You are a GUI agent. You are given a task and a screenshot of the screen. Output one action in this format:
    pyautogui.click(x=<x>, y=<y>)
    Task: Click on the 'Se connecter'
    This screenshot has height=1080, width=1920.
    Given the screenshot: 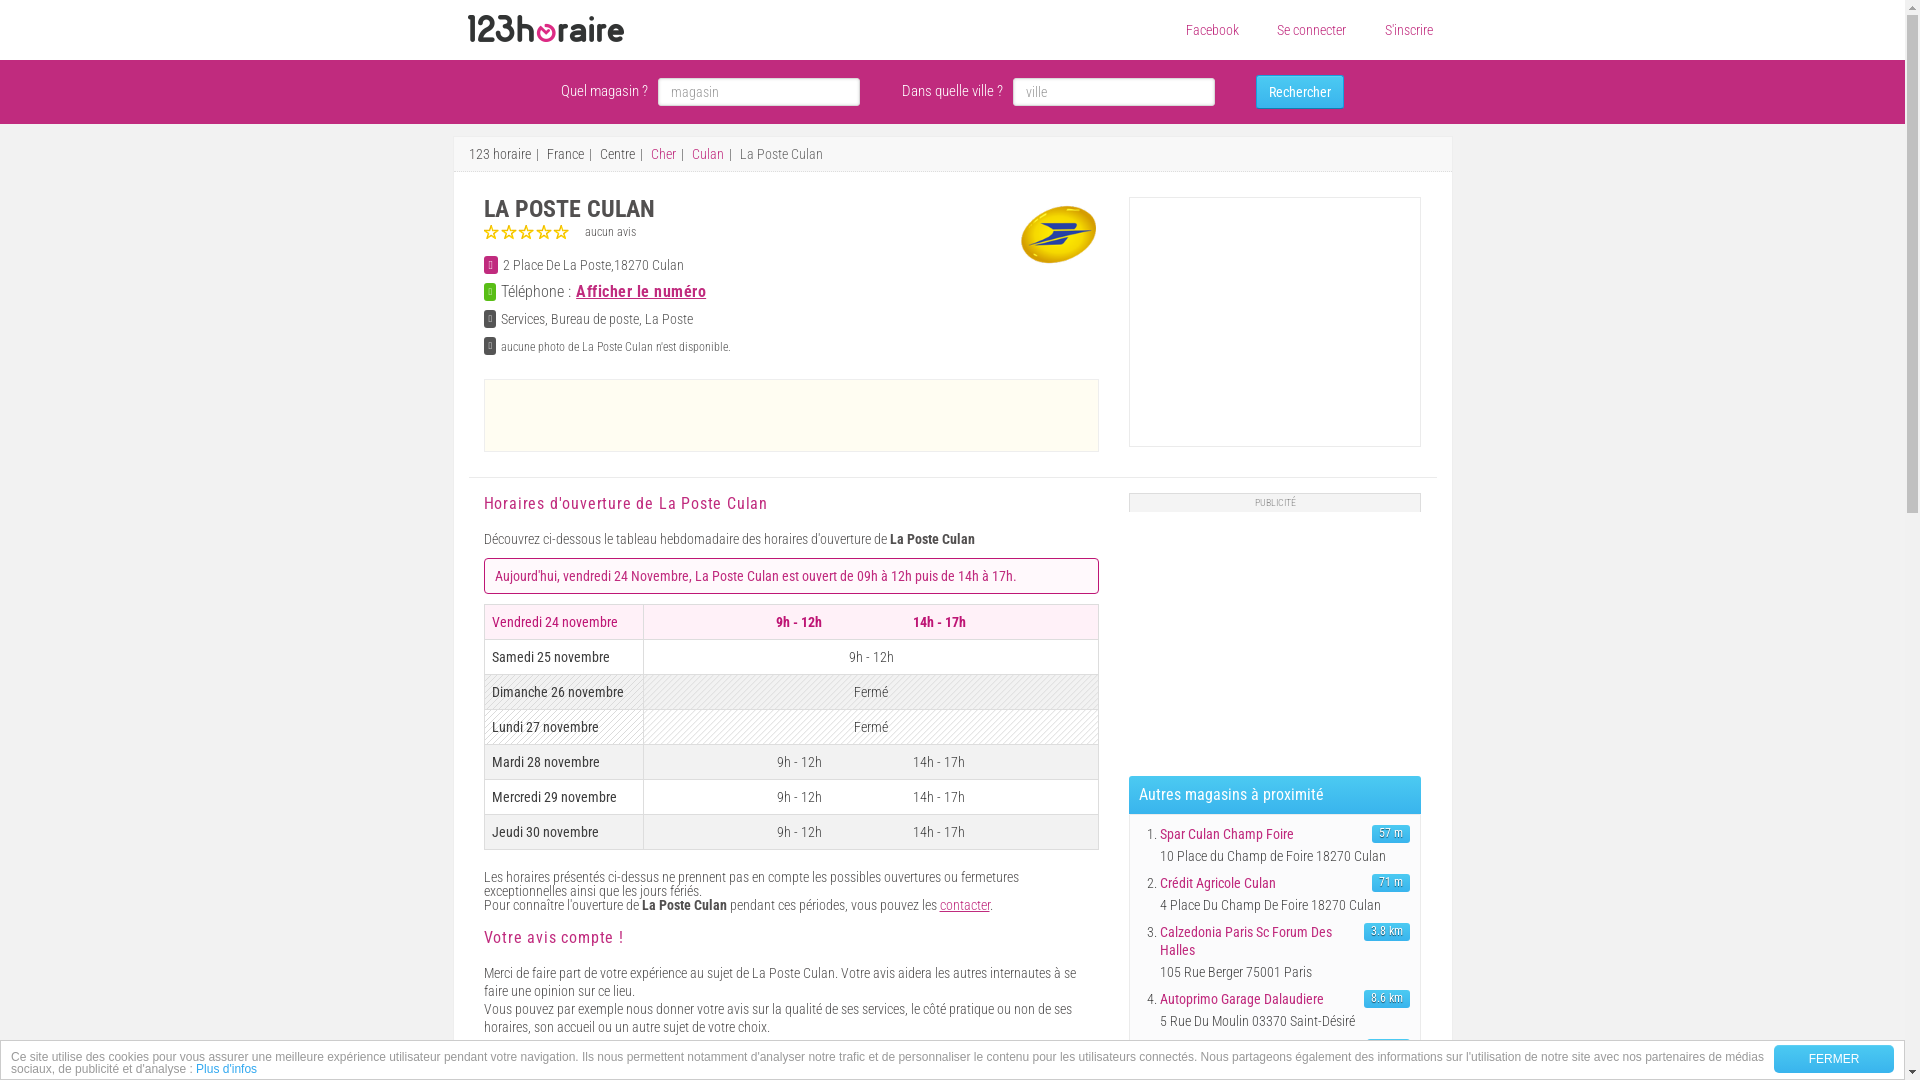 What is the action you would take?
    pyautogui.click(x=1275, y=30)
    